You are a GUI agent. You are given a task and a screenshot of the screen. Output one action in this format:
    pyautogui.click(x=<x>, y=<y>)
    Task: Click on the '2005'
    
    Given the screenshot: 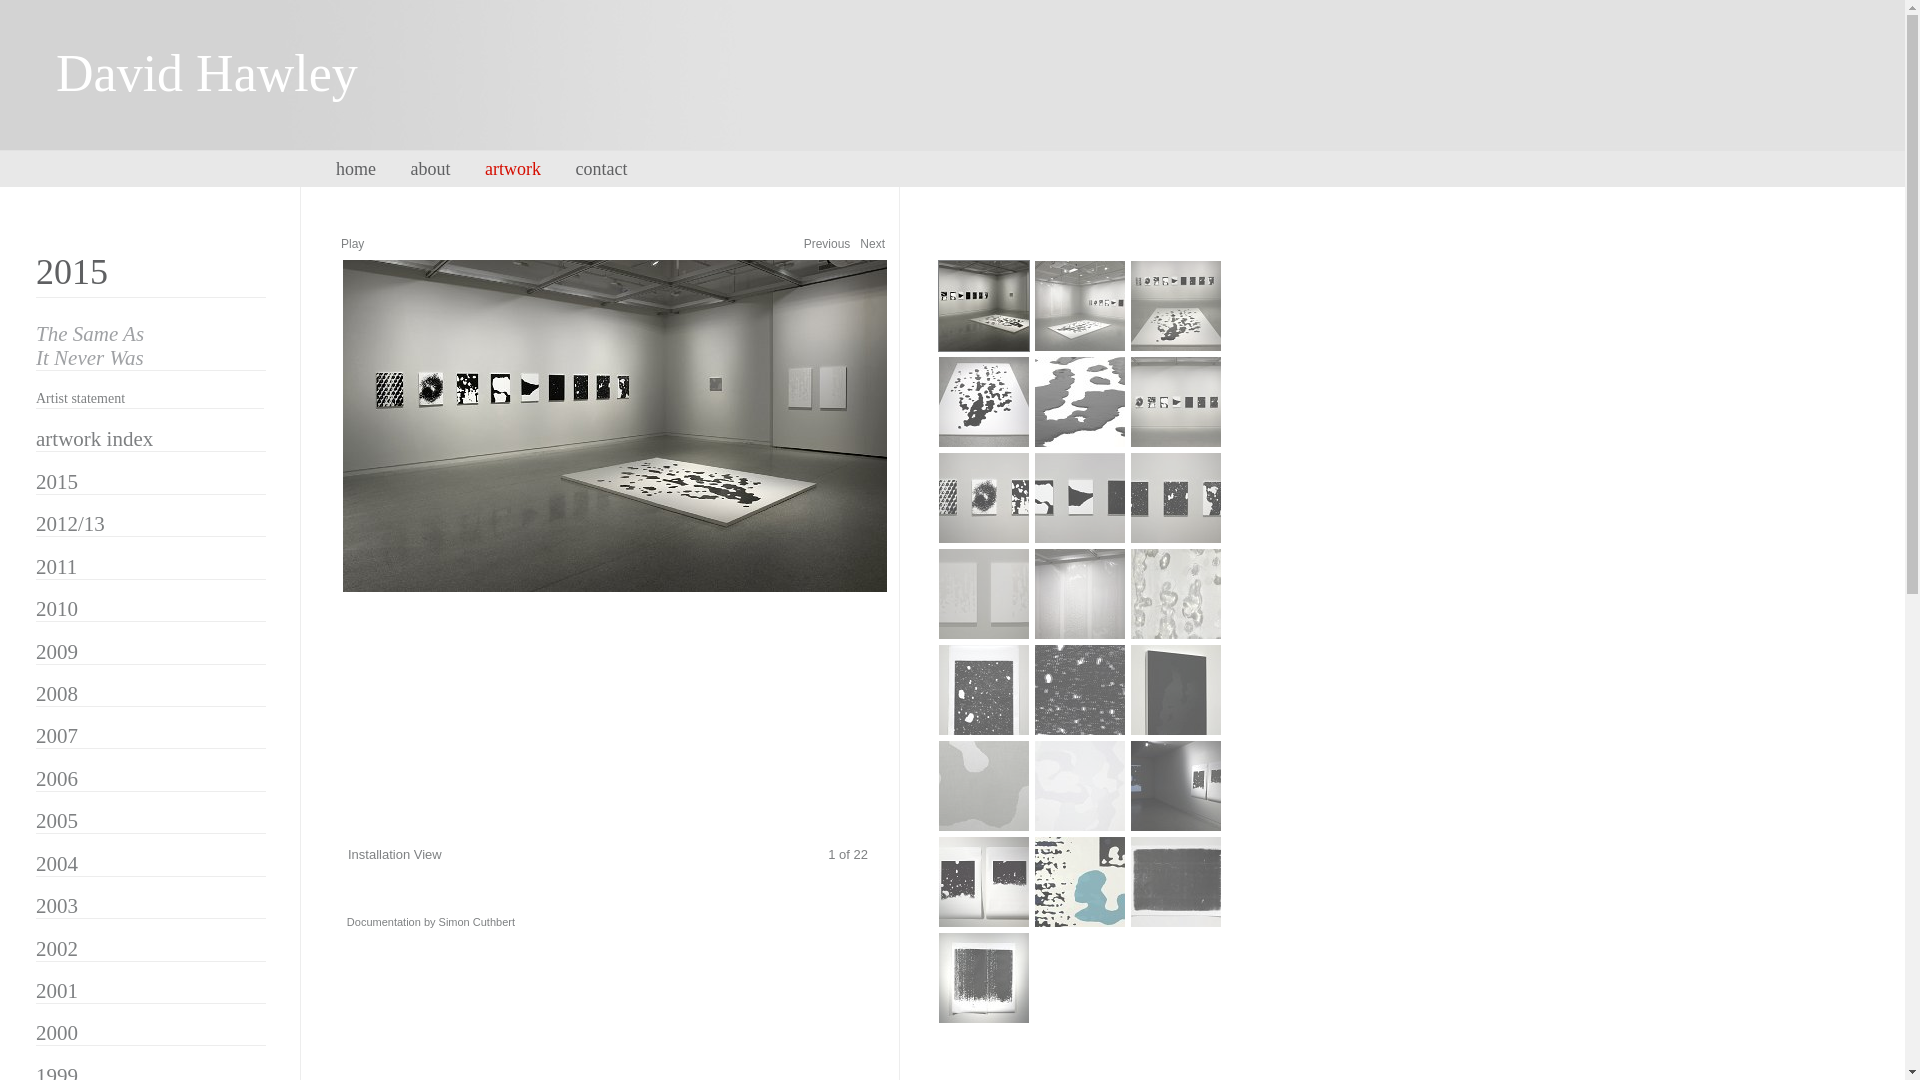 What is the action you would take?
    pyautogui.click(x=35, y=821)
    